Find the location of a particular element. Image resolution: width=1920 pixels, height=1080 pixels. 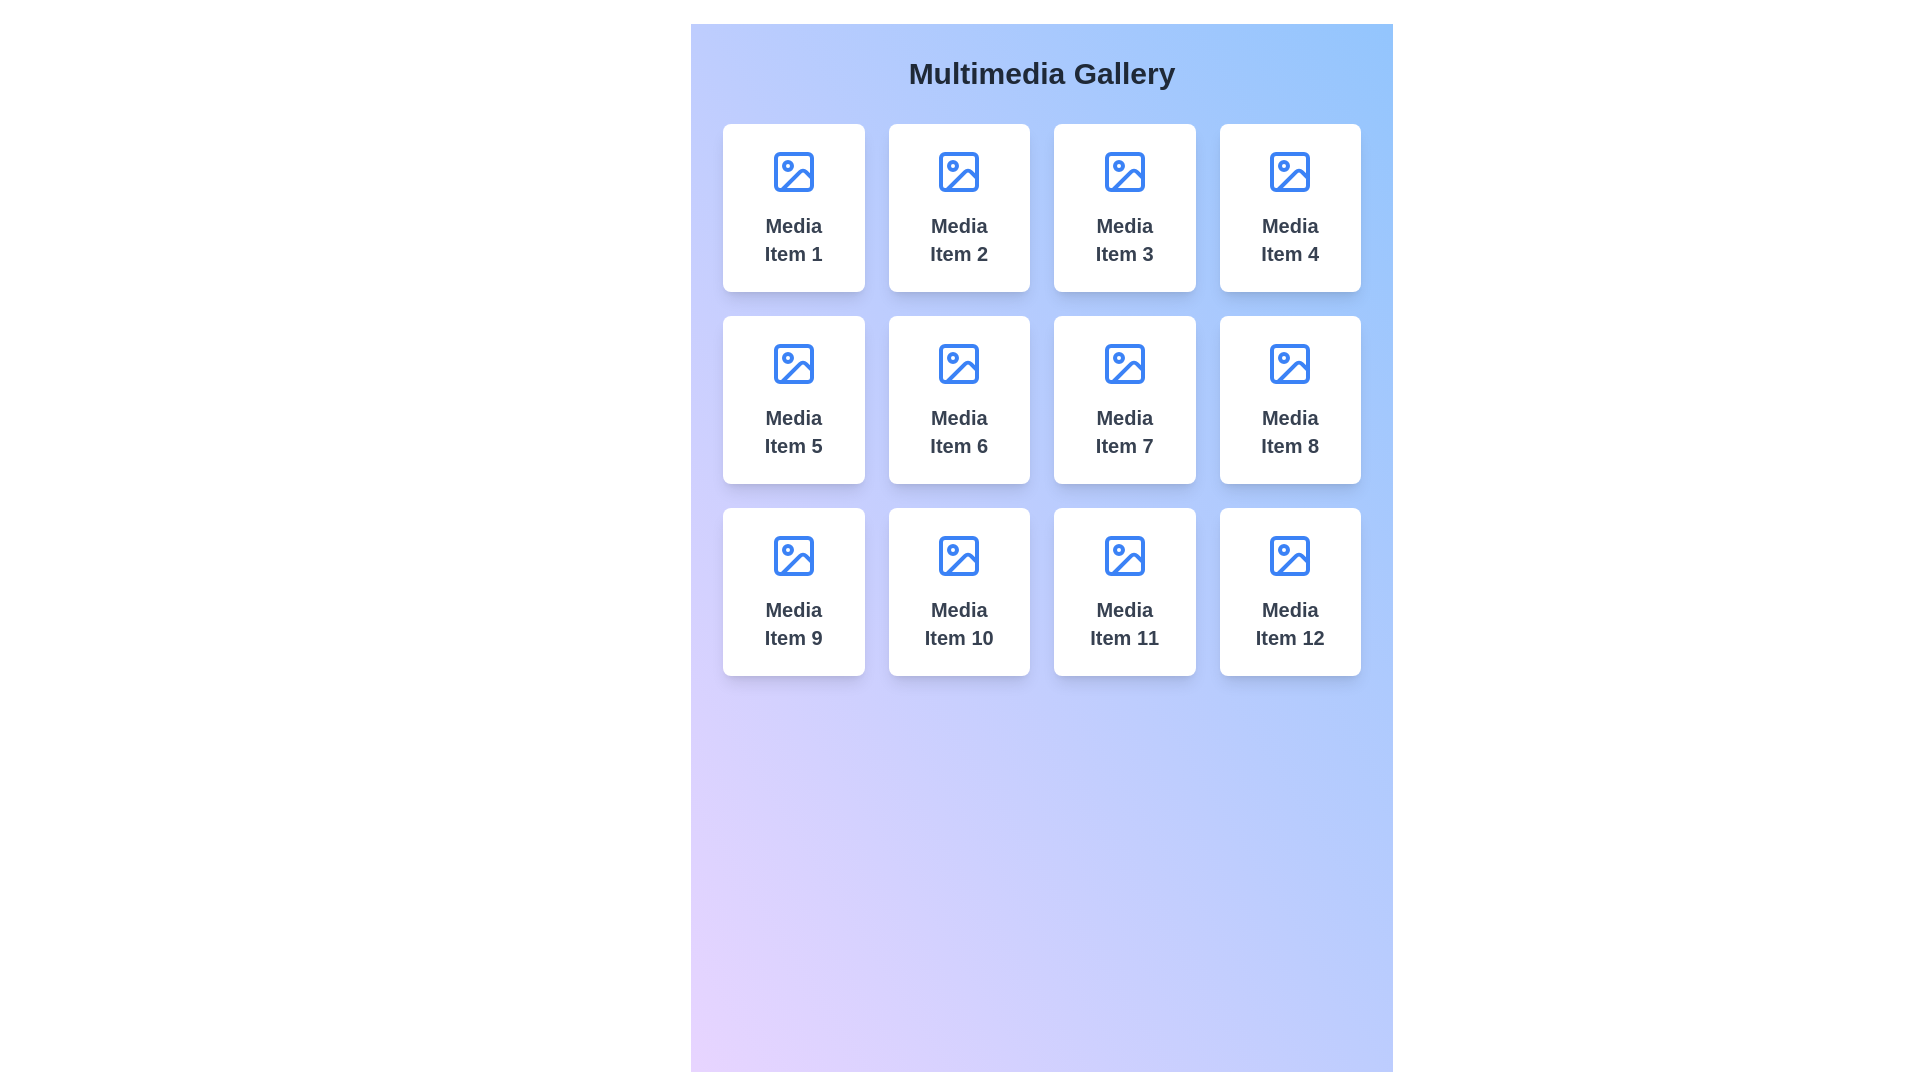

the blue-bordered square icon representing 'Media Item 12' located in the bottom-right corner of the 'Multimedia Gallery' is located at coordinates (1290, 555).